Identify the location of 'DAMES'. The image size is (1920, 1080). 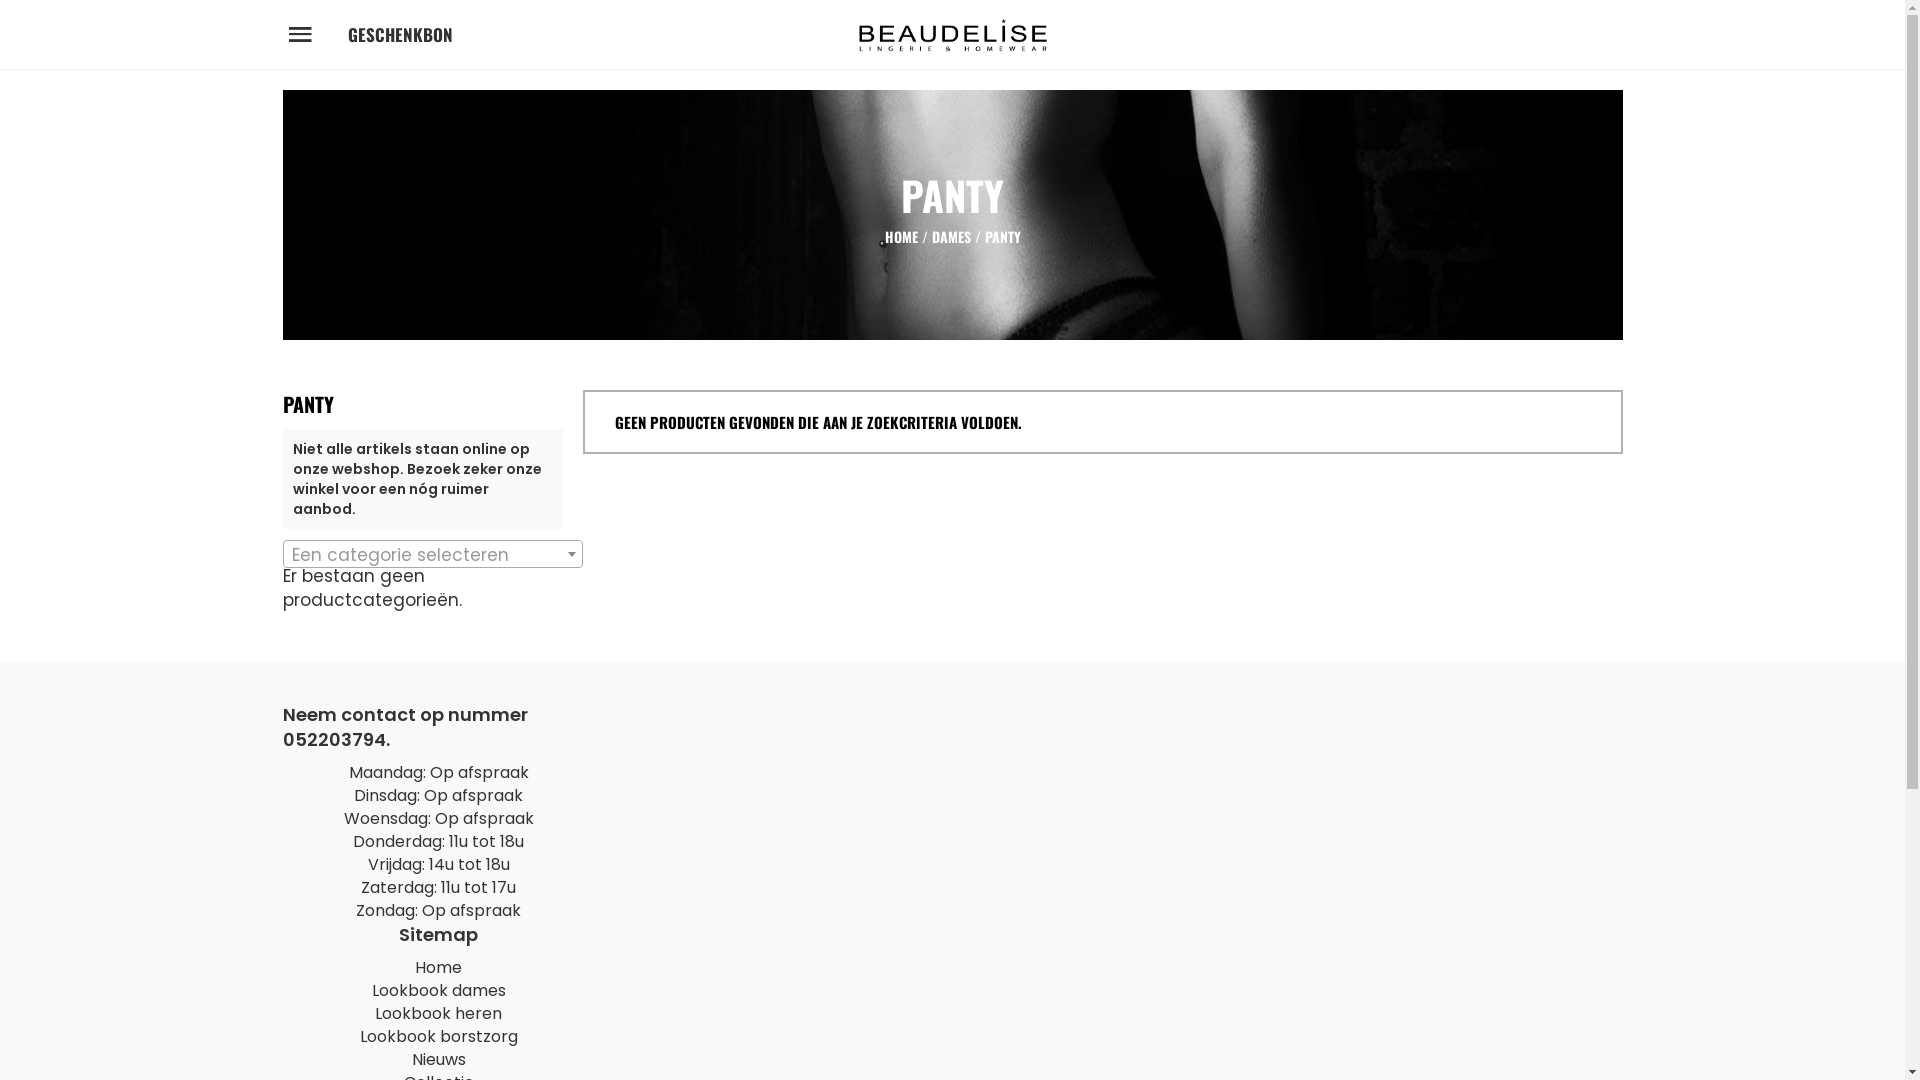
(930, 235).